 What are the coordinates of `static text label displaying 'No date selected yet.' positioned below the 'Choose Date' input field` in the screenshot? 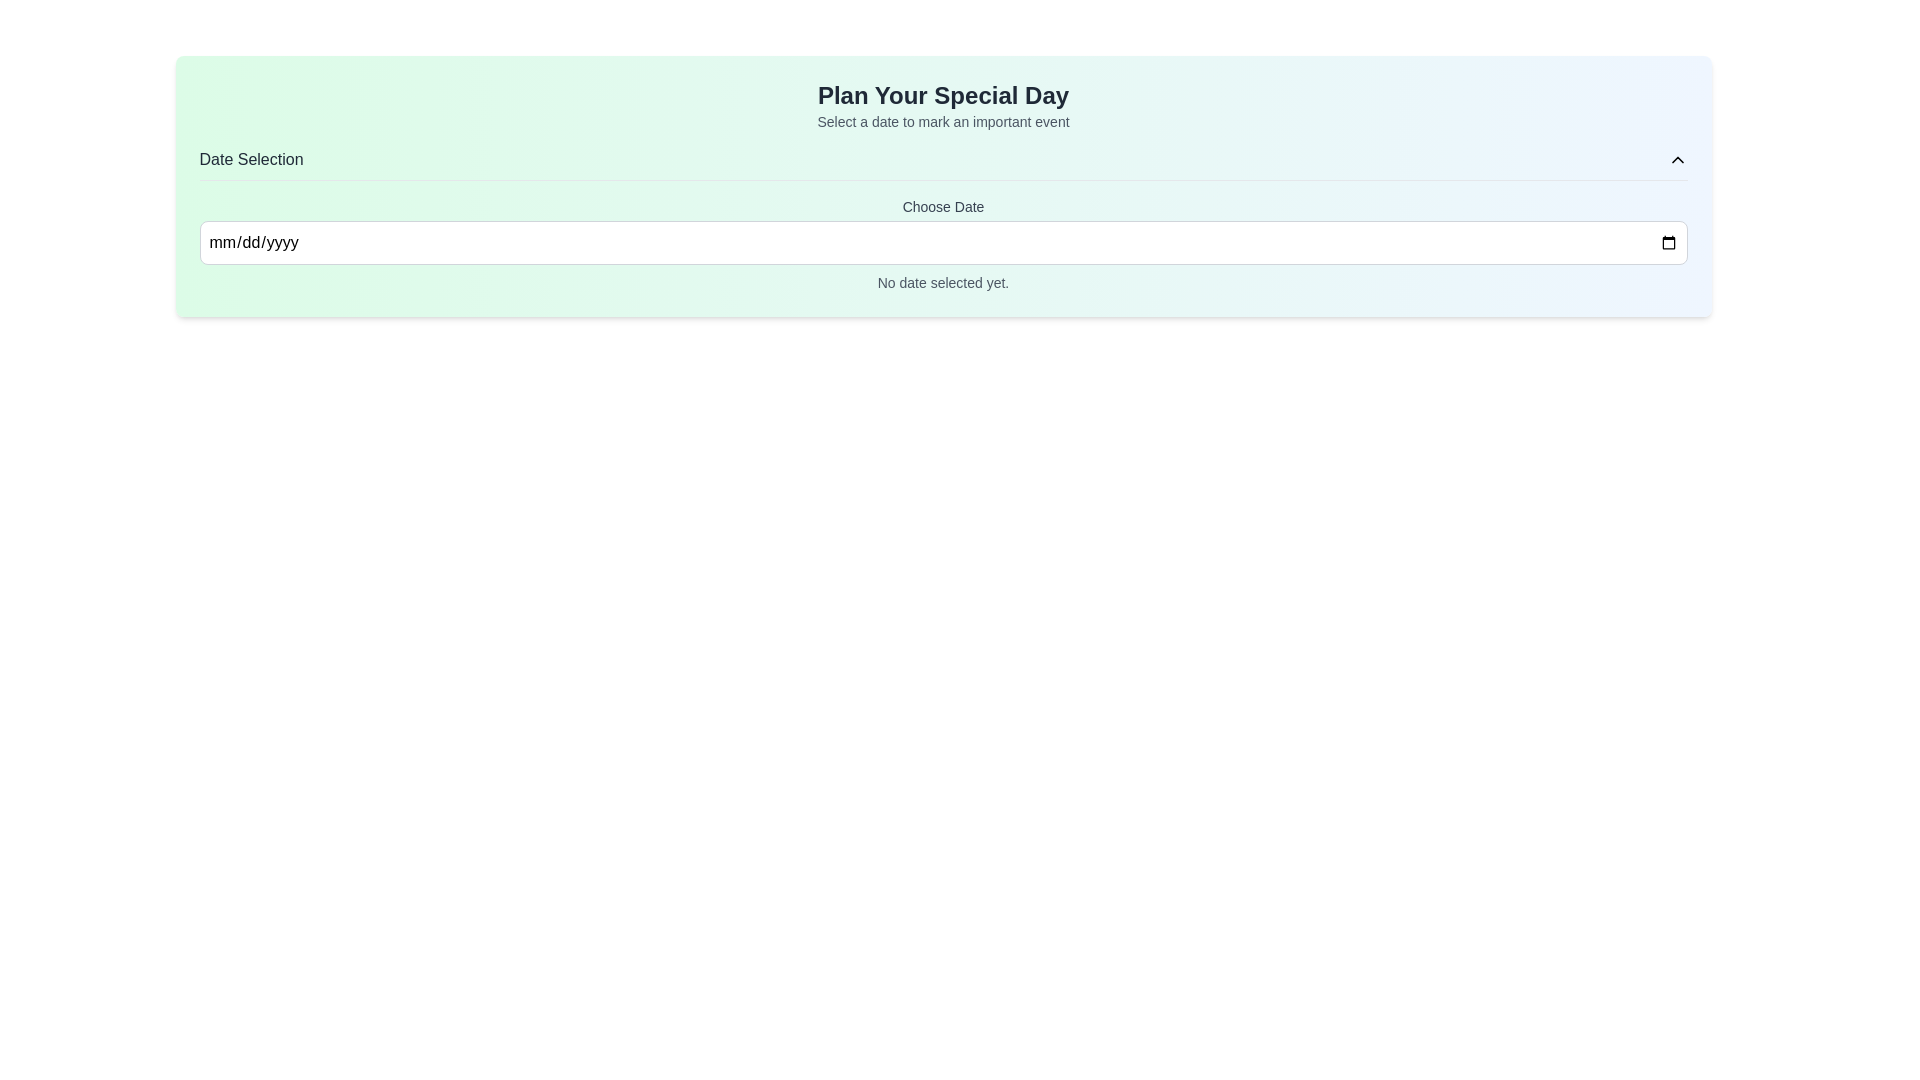 It's located at (942, 282).